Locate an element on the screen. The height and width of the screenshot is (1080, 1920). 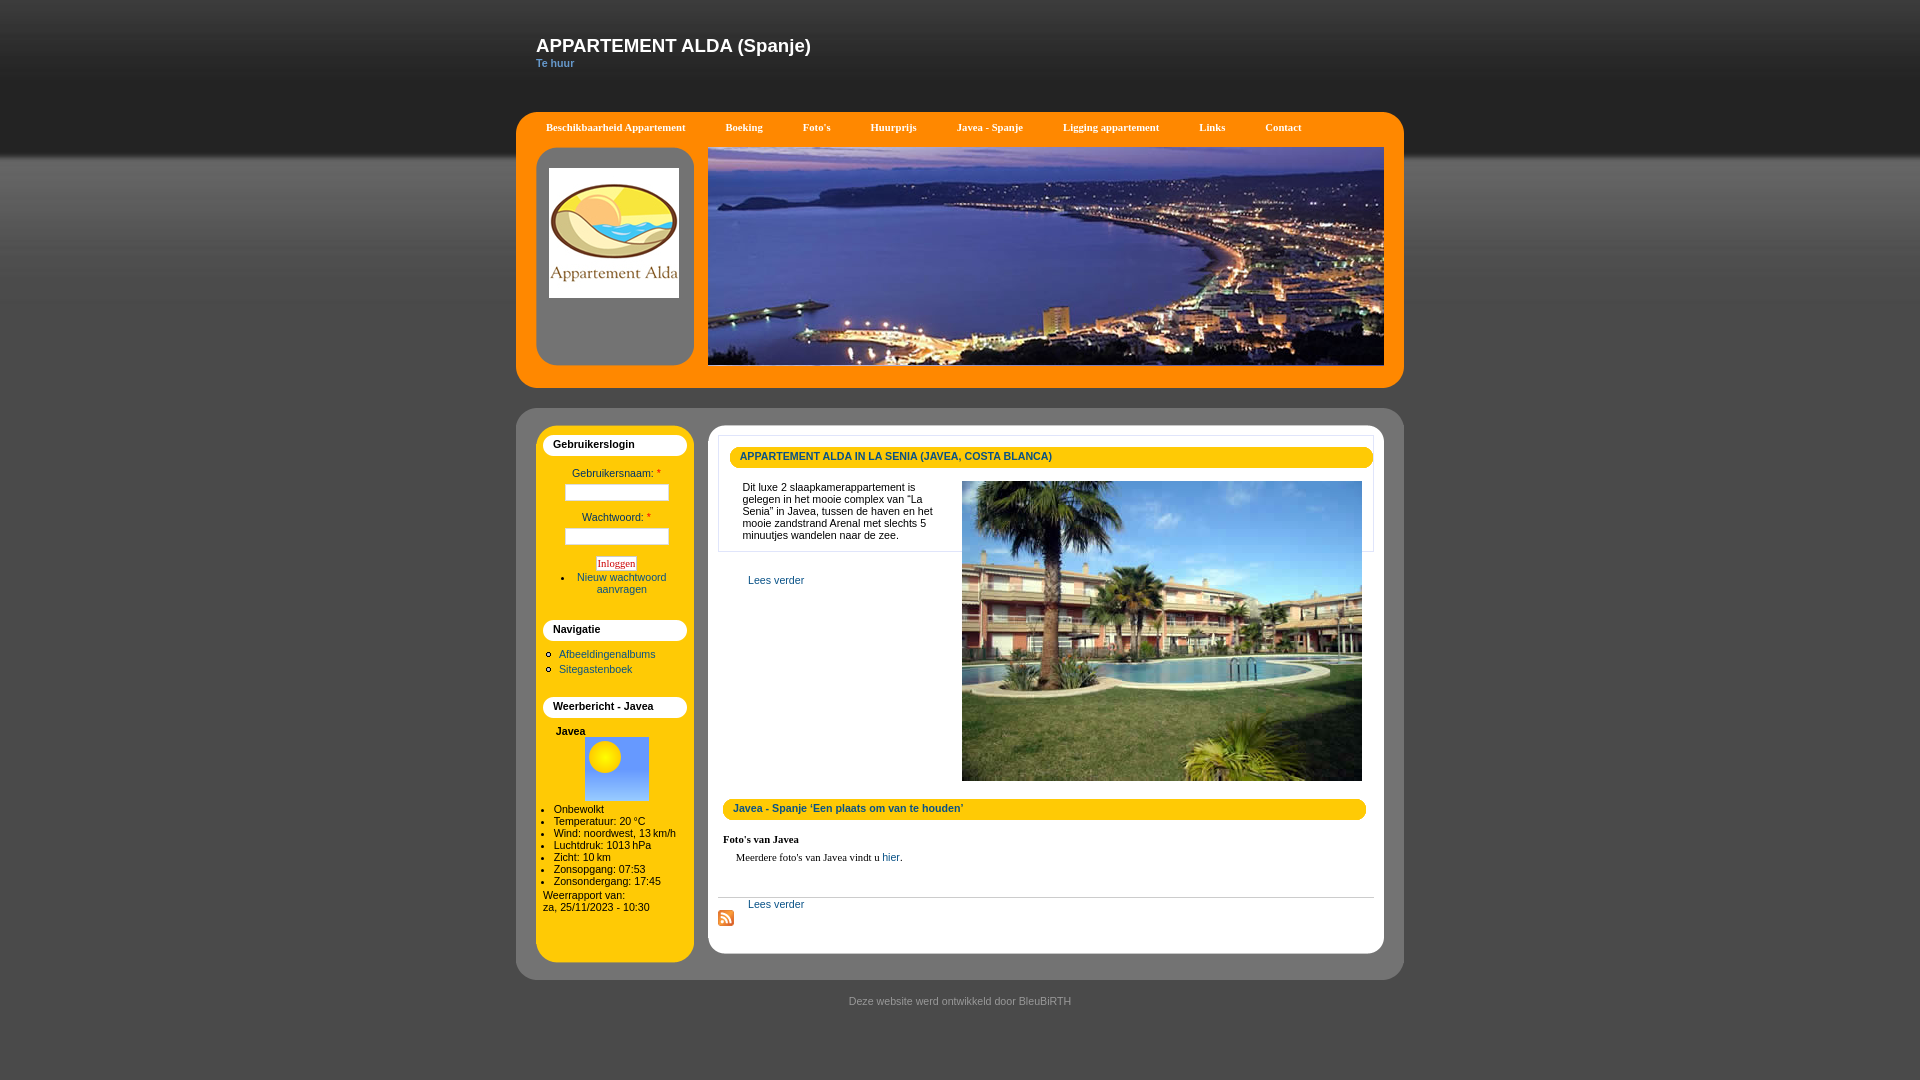
'APPARTEMENT ALDA (Spanje) RSS' is located at coordinates (724, 918).